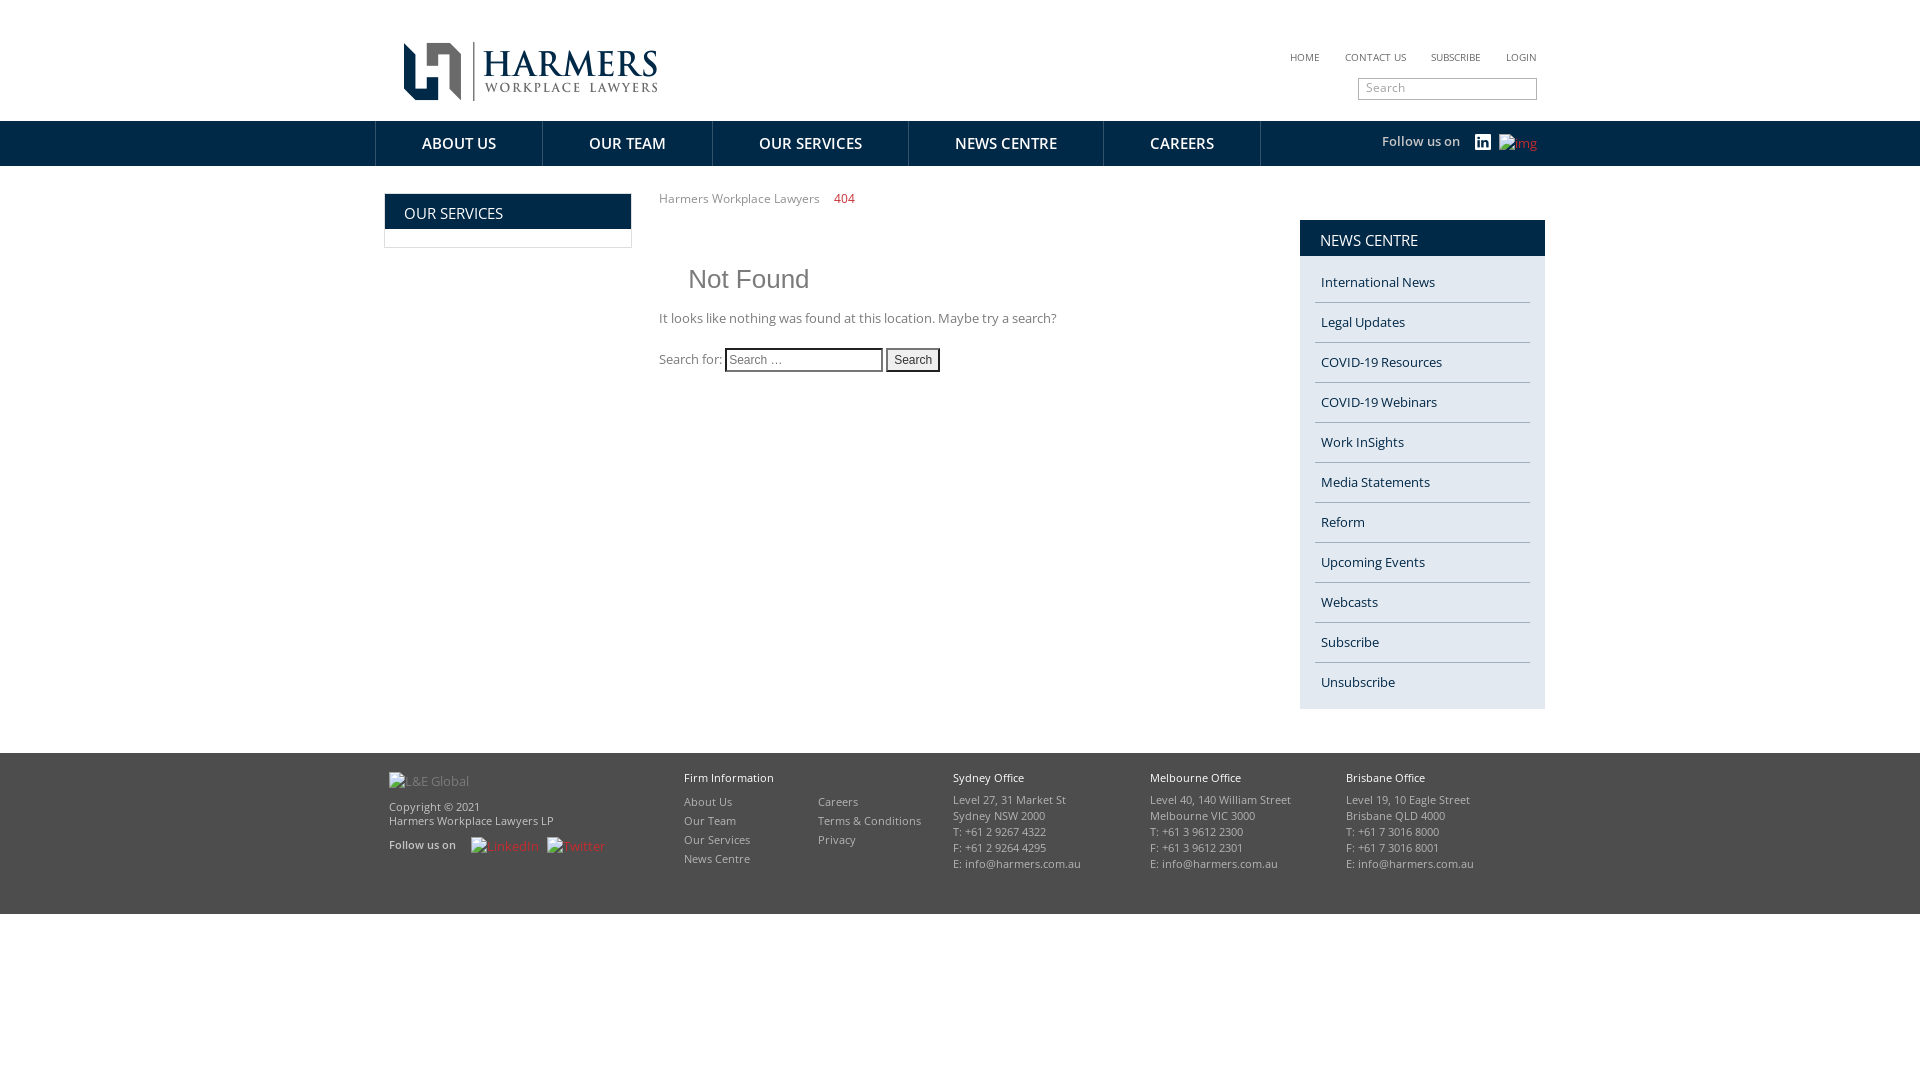 This screenshot has width=1920, height=1080. What do you see at coordinates (708, 800) in the screenshot?
I see `'About Us'` at bounding box center [708, 800].